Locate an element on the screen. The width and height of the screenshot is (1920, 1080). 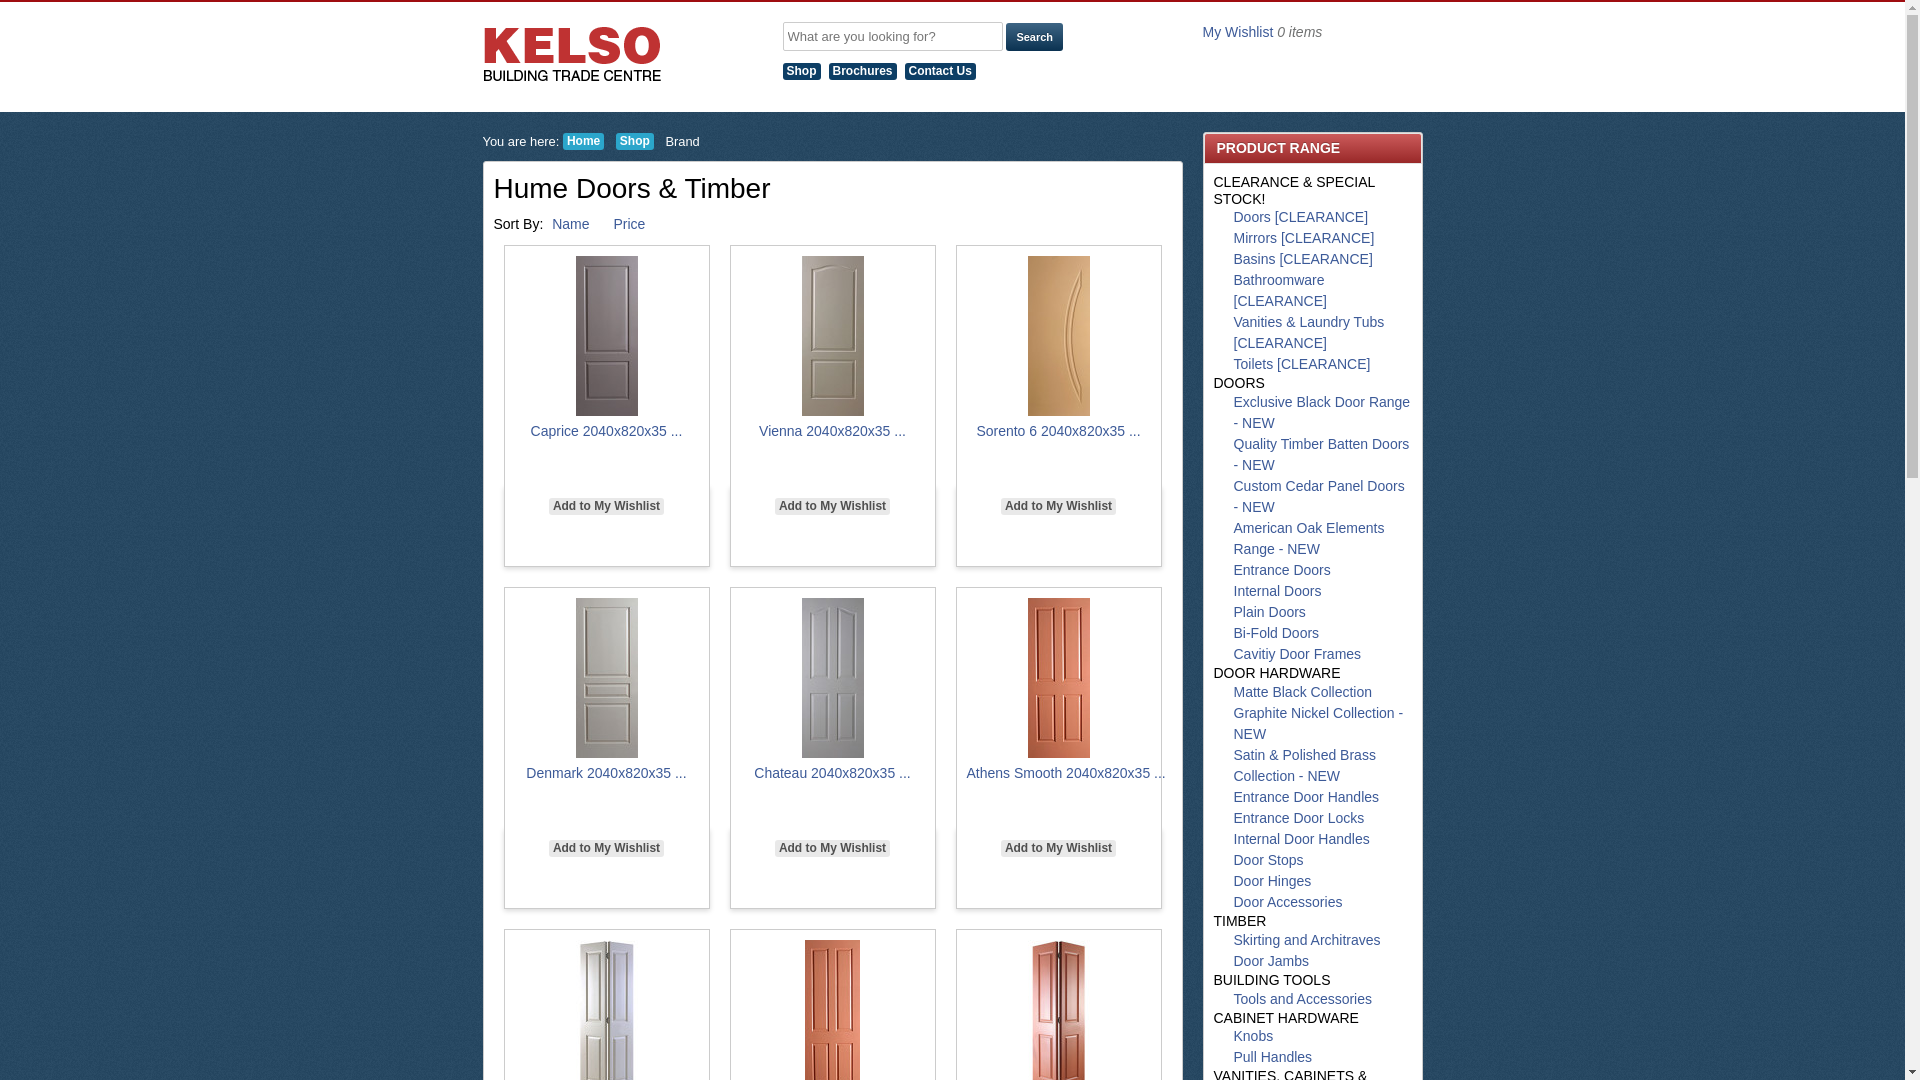
'Knobs' is located at coordinates (1252, 1035).